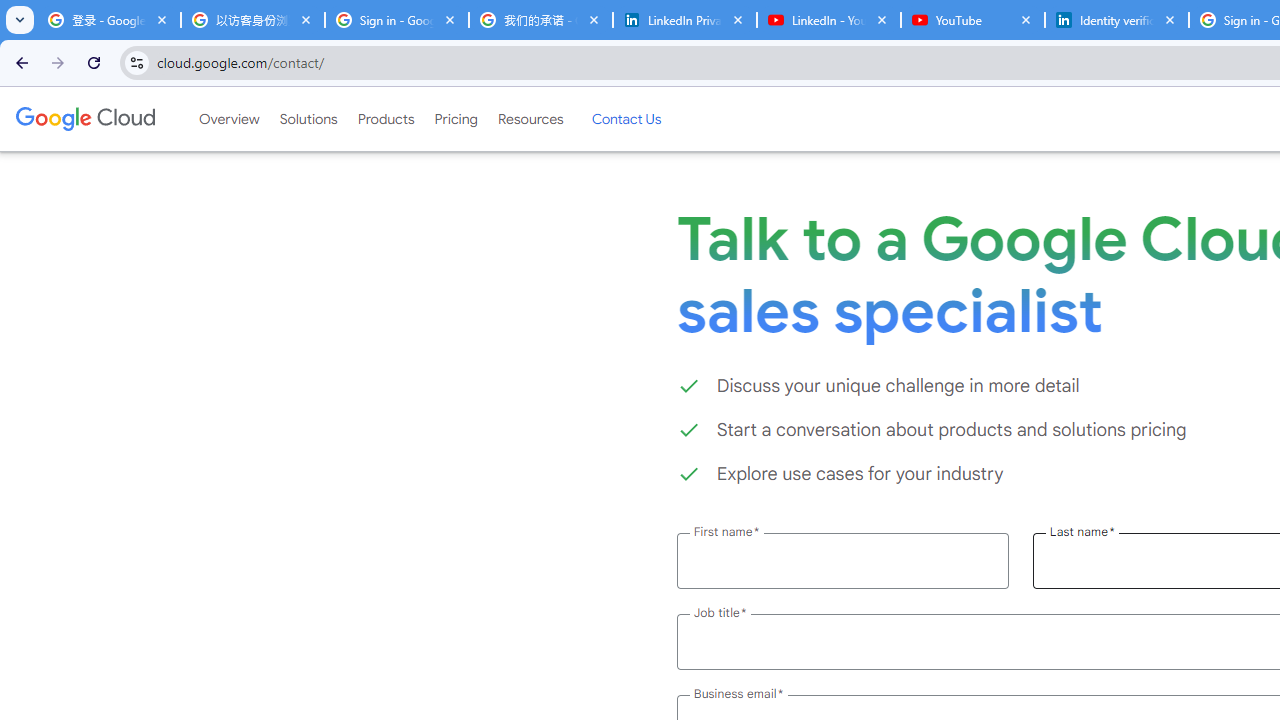  Describe the element at coordinates (828, 20) in the screenshot. I see `'LinkedIn - YouTube'` at that location.